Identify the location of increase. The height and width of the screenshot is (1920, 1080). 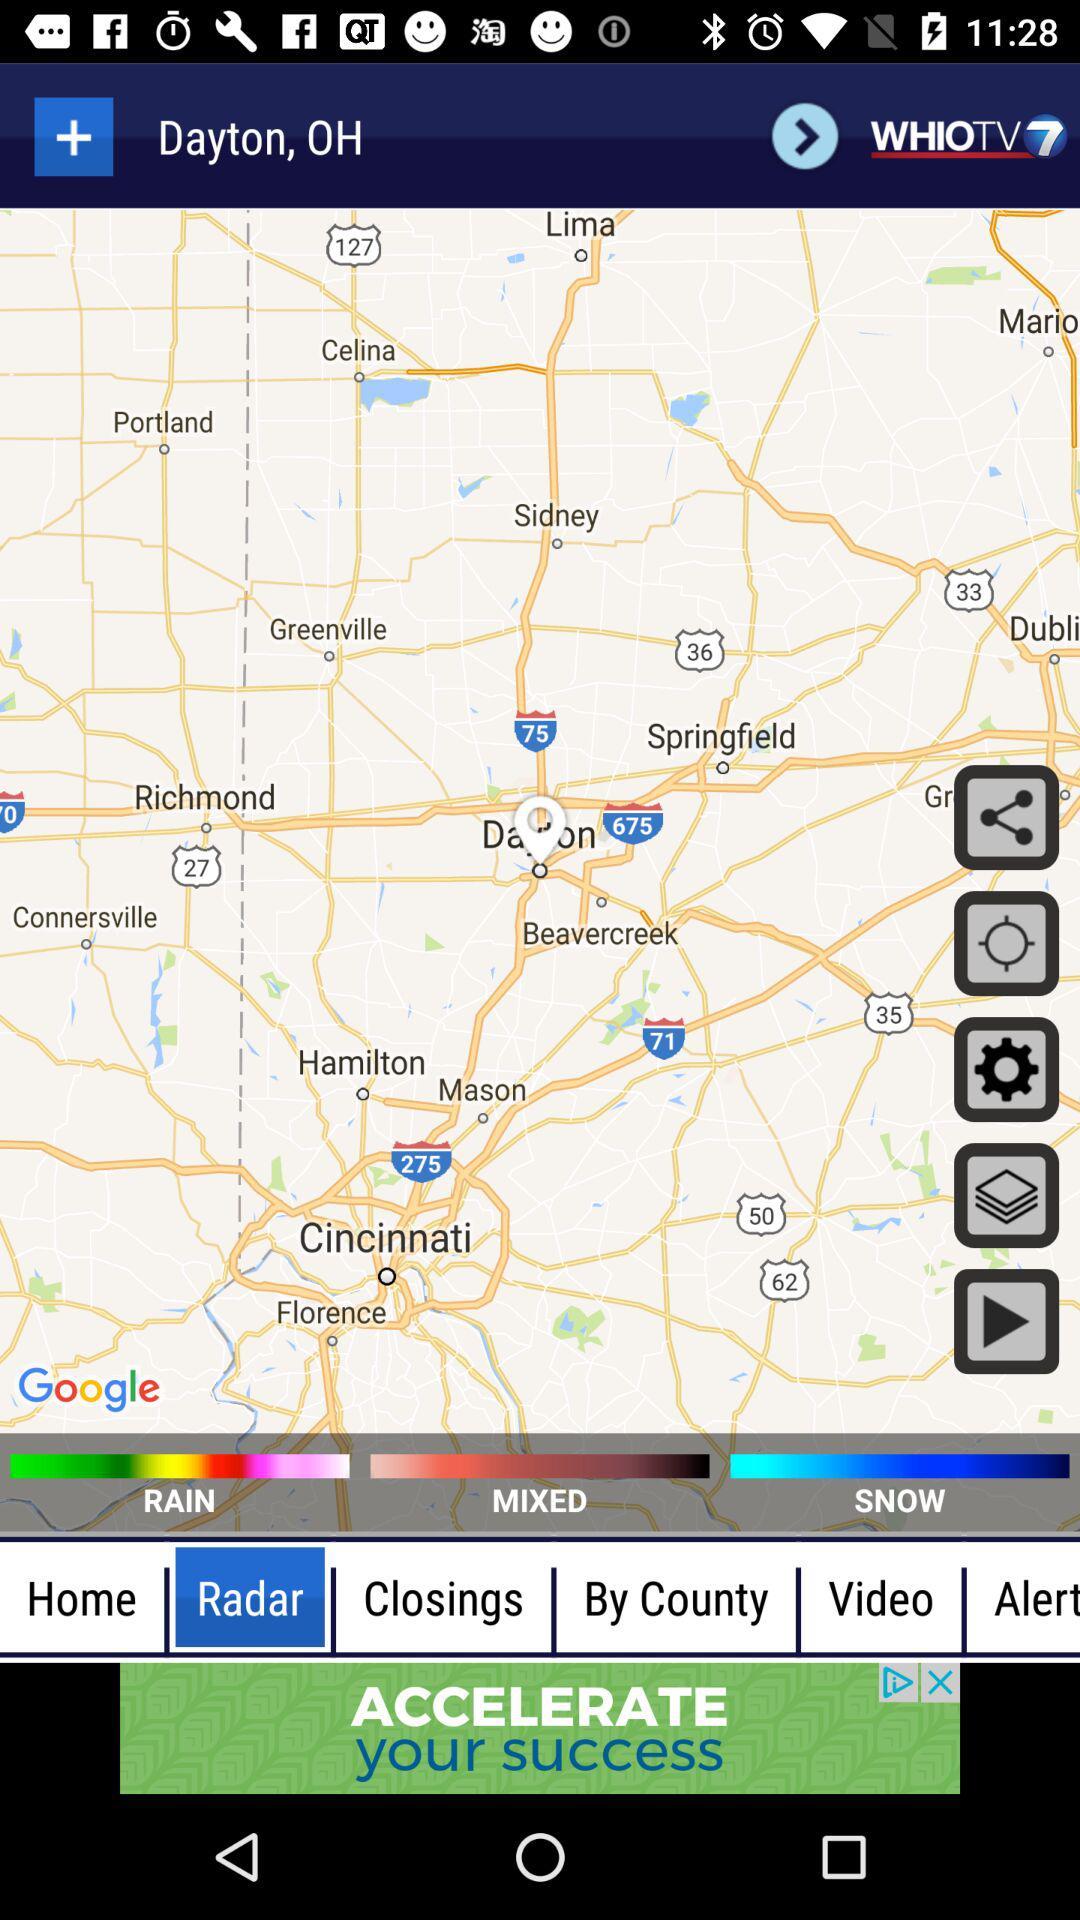
(72, 135).